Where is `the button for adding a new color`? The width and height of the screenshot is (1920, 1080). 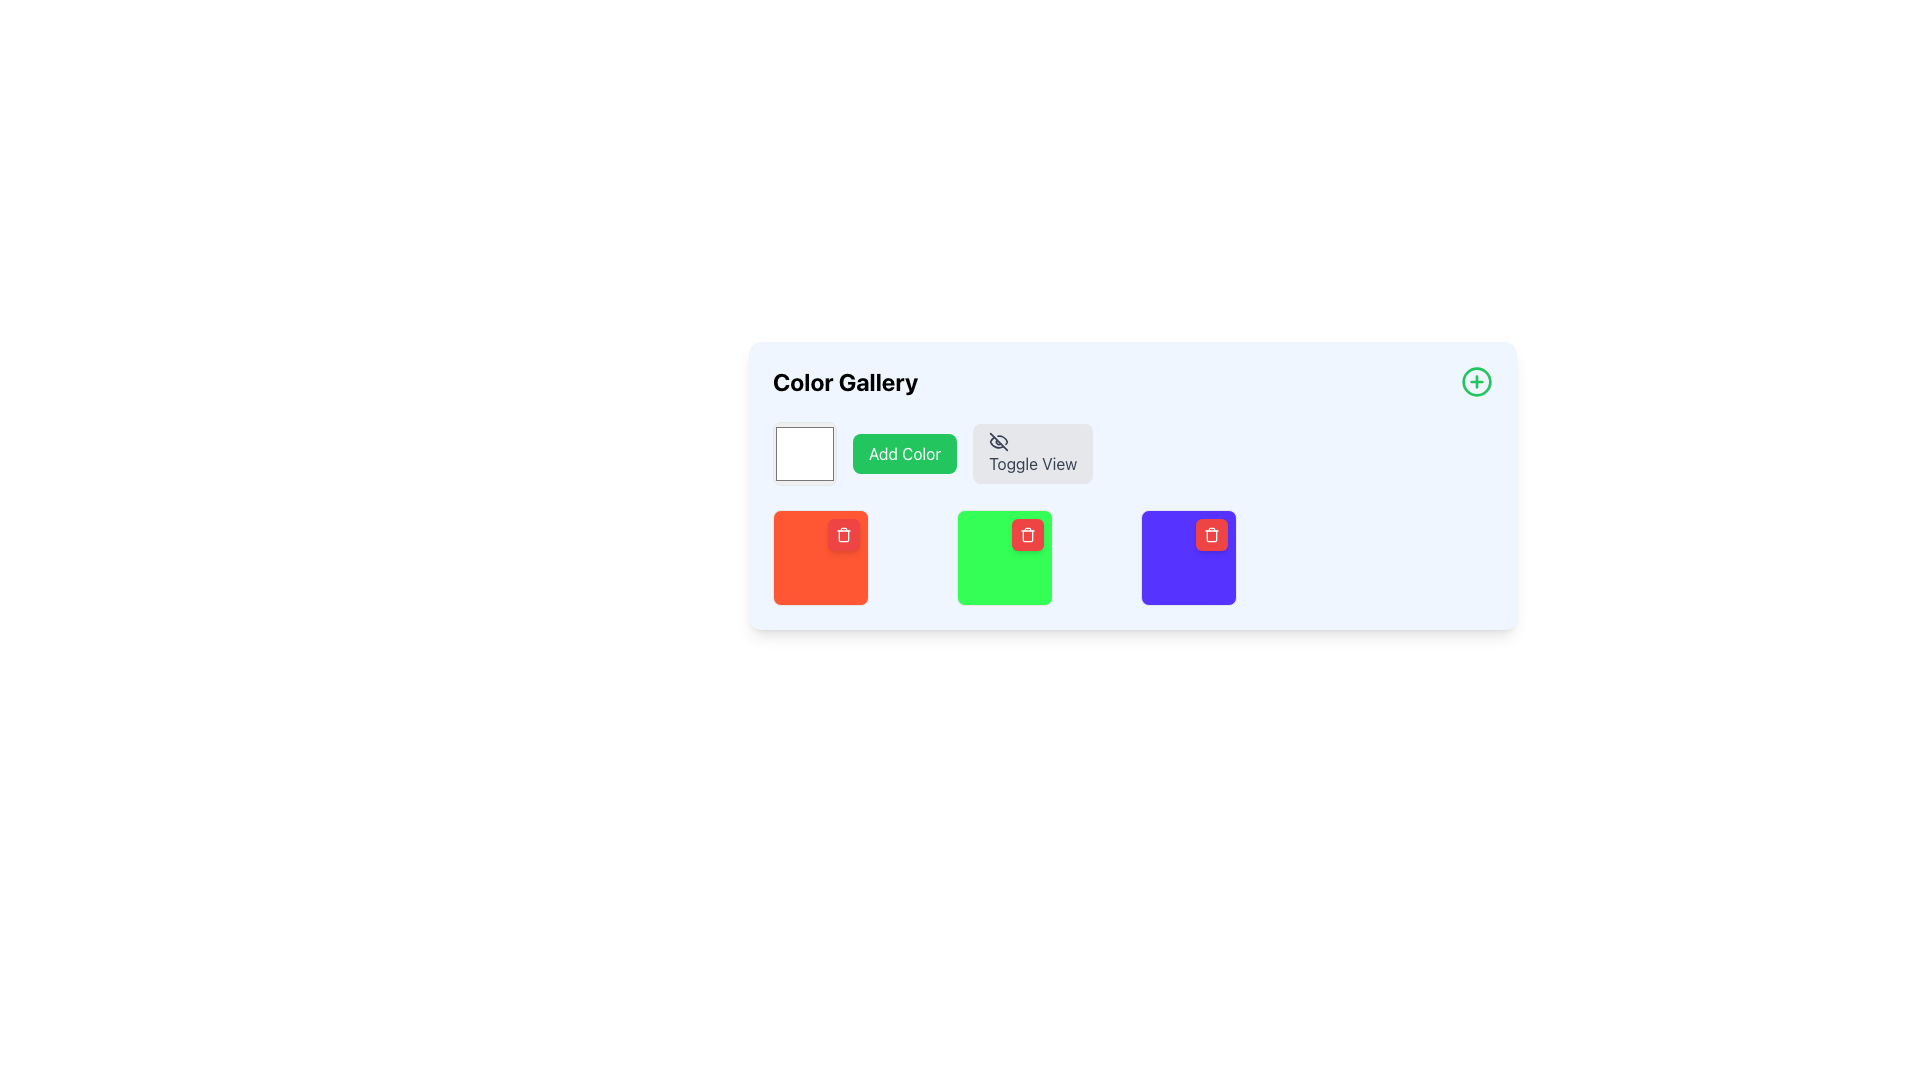
the button for adding a new color is located at coordinates (904, 454).